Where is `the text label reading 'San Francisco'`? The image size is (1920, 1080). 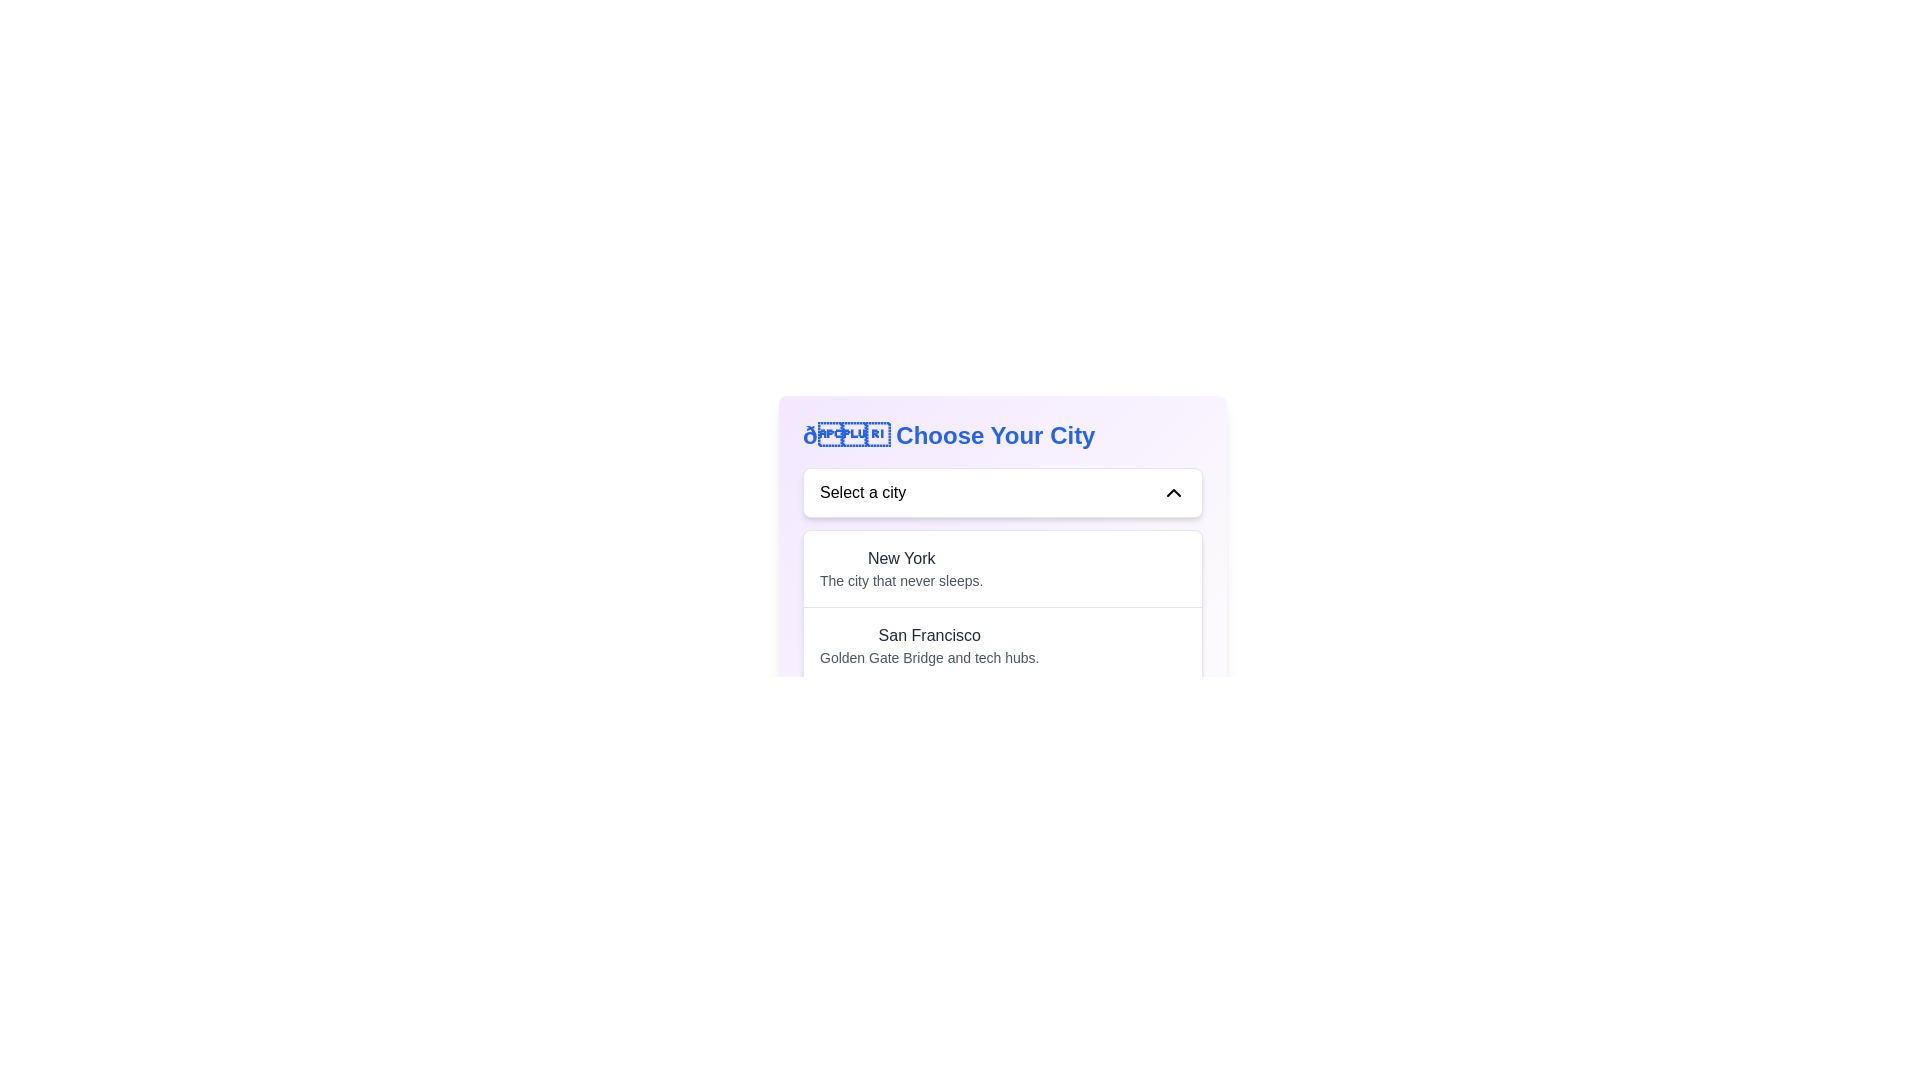 the text label reading 'San Francisco' is located at coordinates (928, 636).